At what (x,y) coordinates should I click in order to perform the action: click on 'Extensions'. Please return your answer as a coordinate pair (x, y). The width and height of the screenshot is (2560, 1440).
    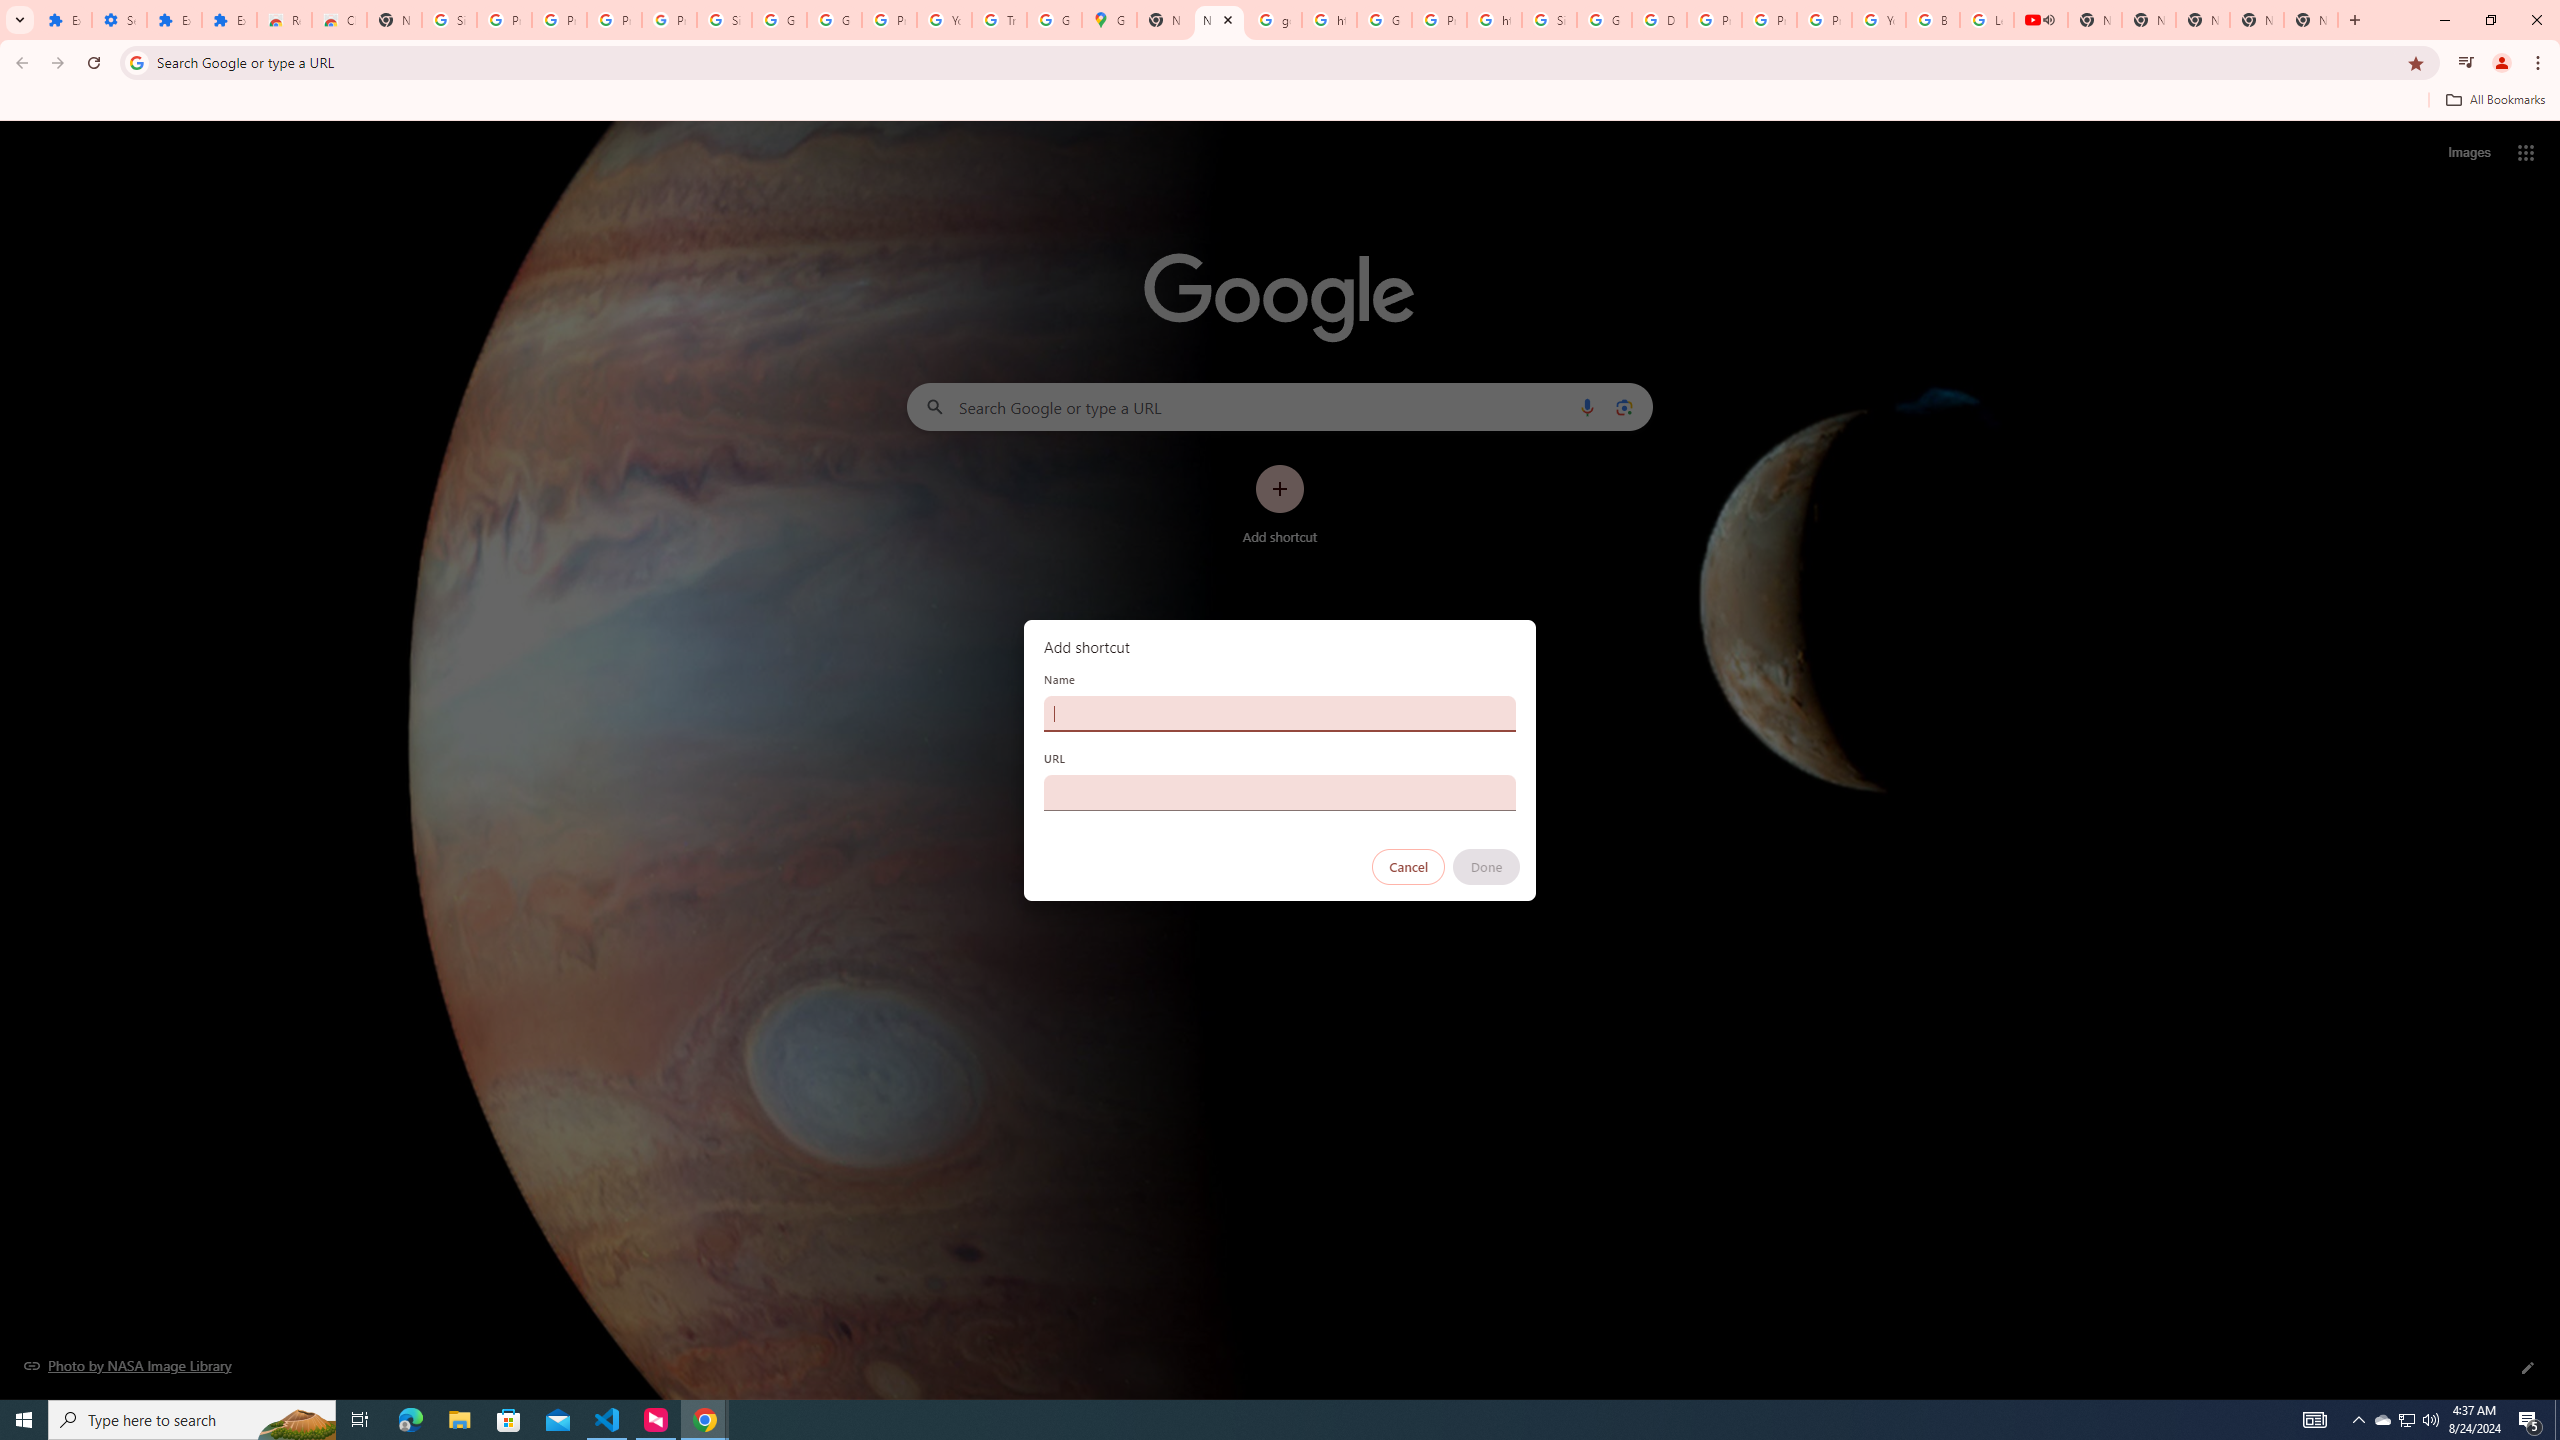
    Looking at the image, I should click on (174, 19).